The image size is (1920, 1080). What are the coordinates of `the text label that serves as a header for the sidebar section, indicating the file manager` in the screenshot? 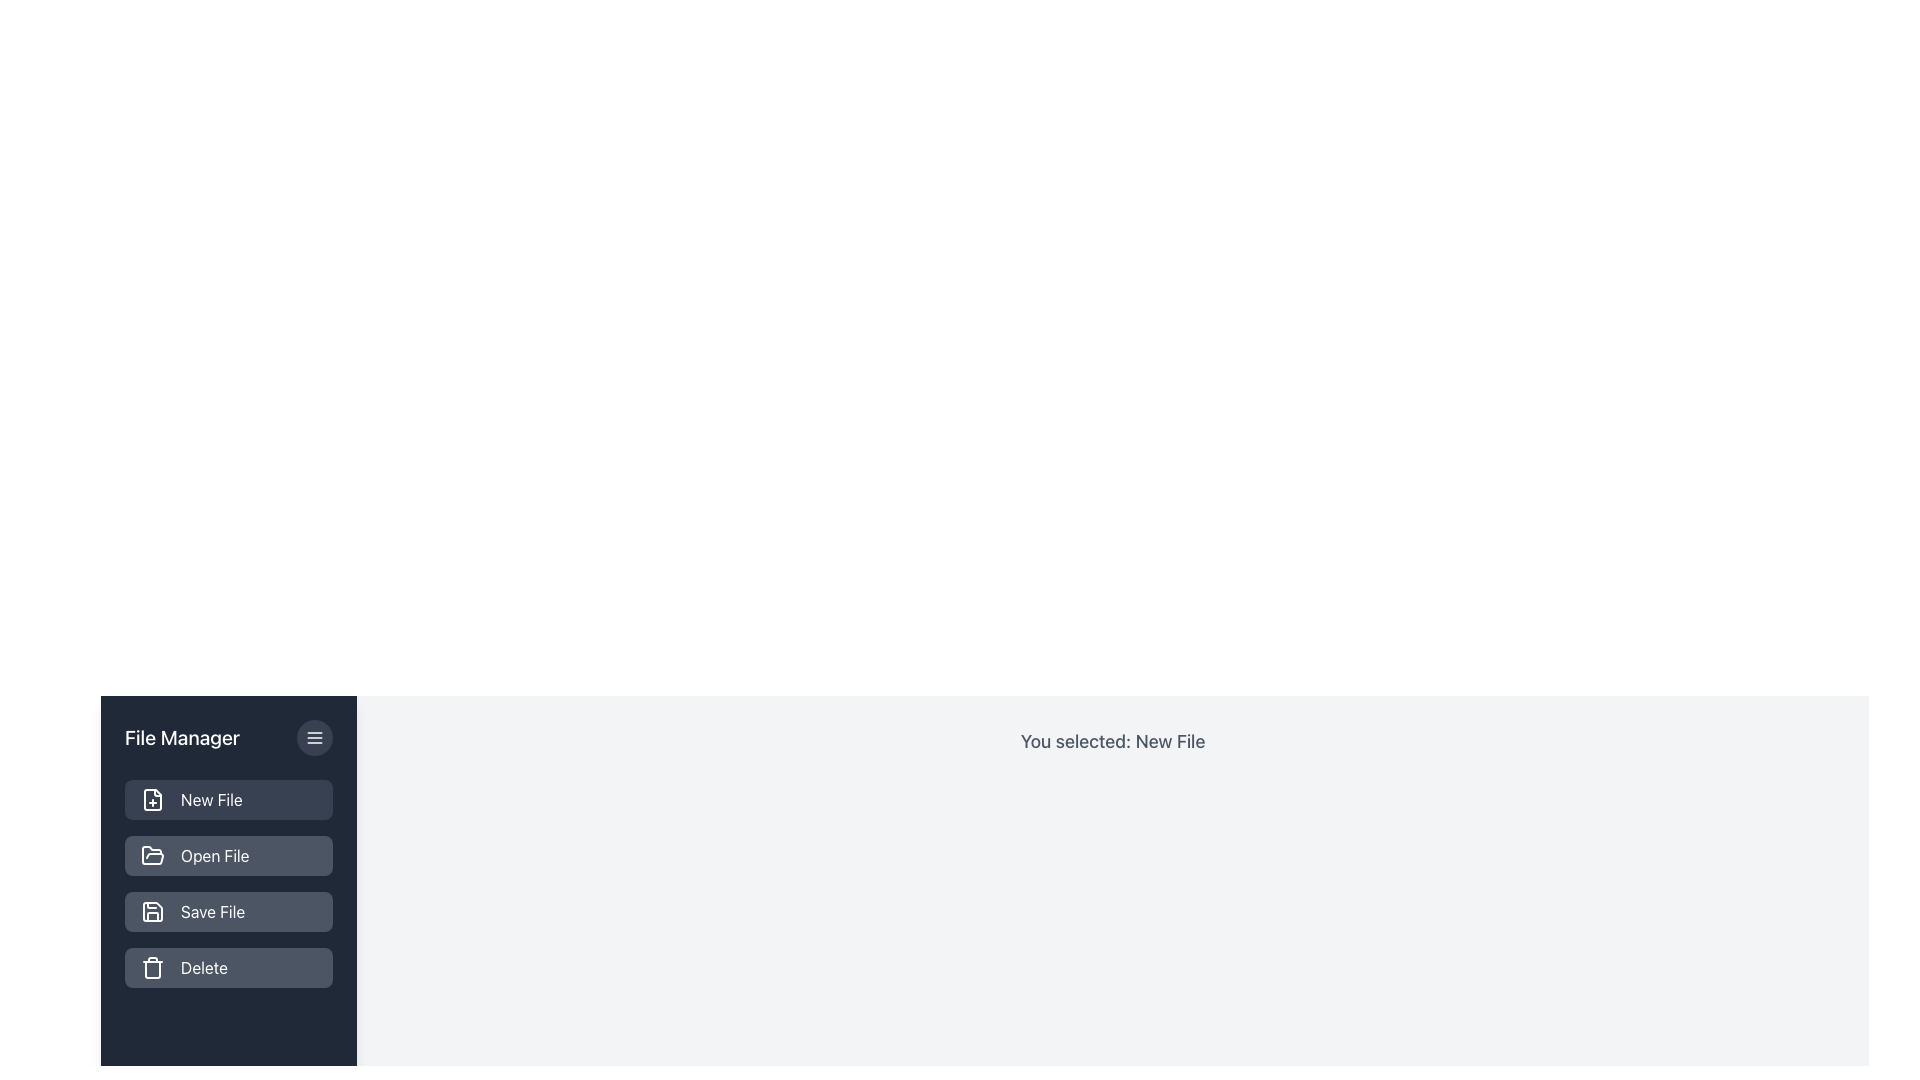 It's located at (182, 737).